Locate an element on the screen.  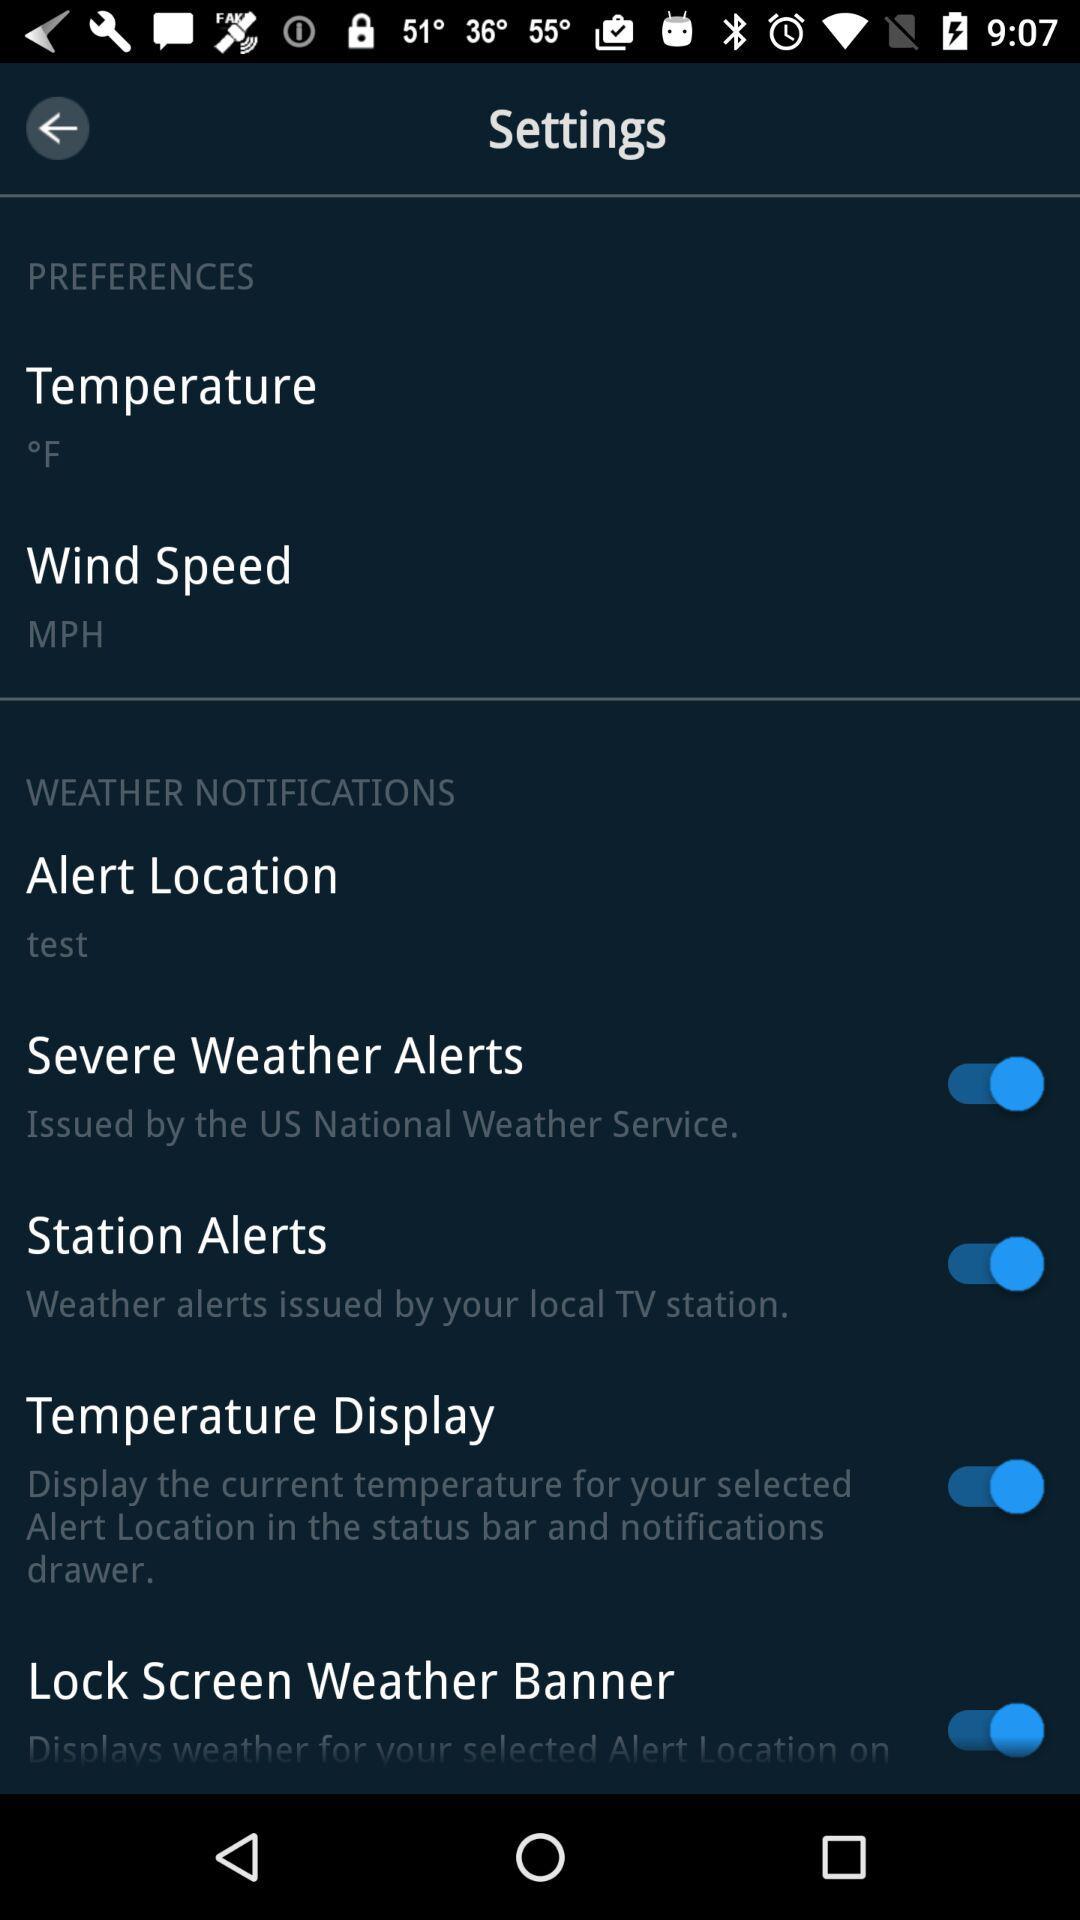
the arrow_backward icon is located at coordinates (56, 127).